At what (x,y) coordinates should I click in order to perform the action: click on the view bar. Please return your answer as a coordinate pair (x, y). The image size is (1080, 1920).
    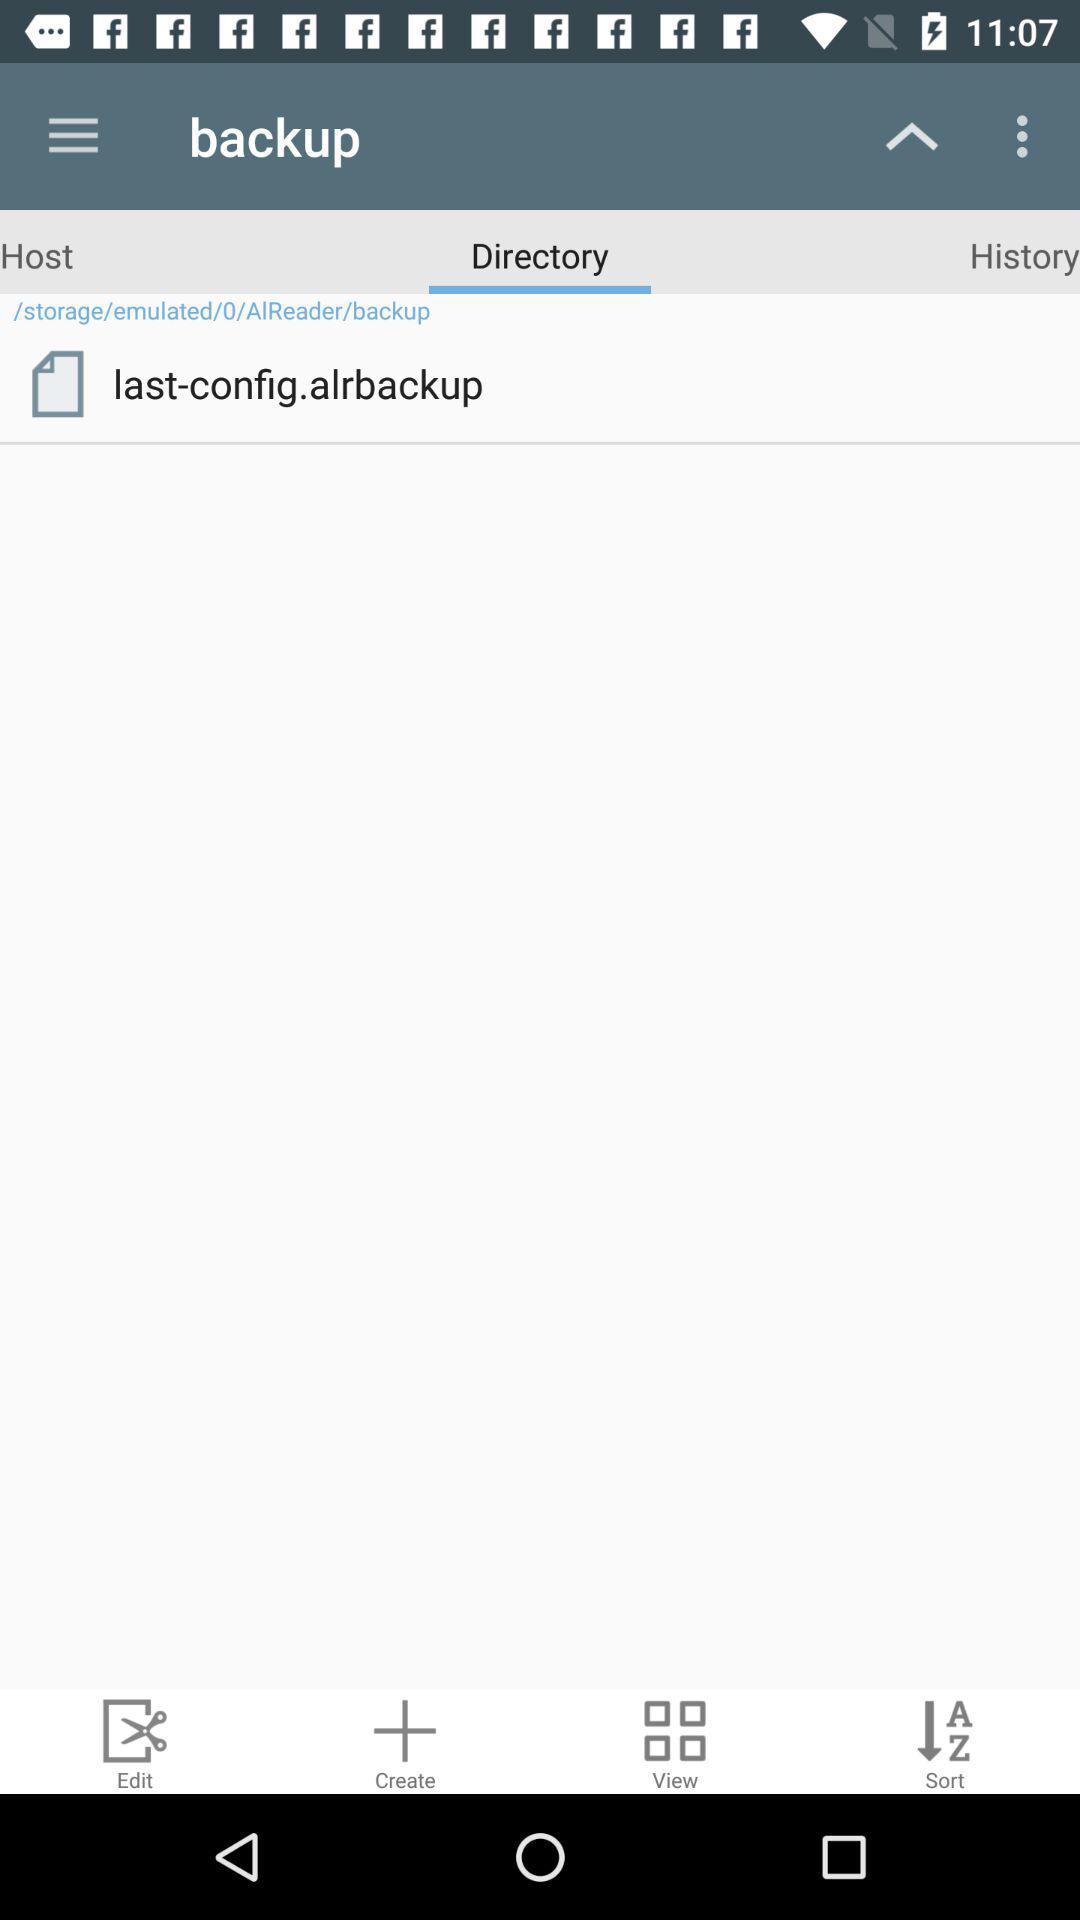
    Looking at the image, I should click on (675, 1740).